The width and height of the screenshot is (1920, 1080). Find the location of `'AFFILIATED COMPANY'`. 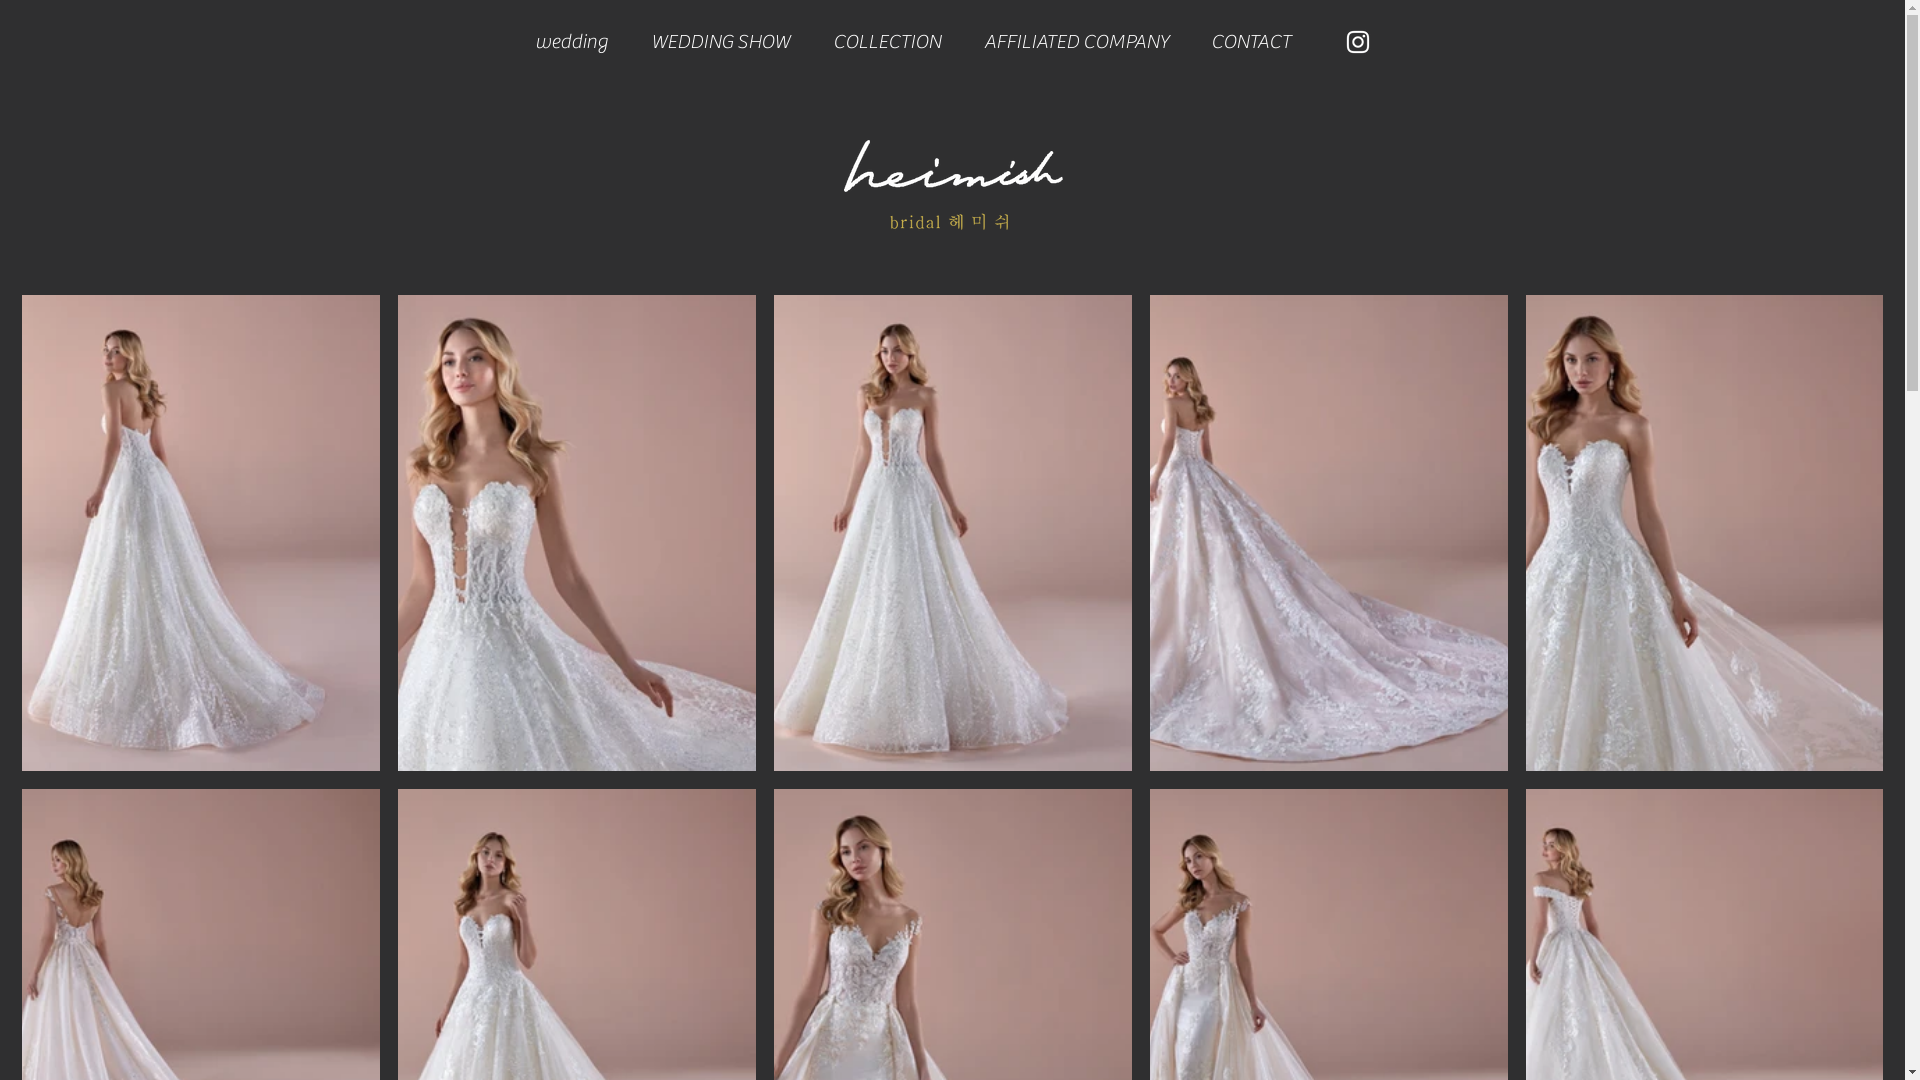

'AFFILIATED COMPANY' is located at coordinates (1074, 41).